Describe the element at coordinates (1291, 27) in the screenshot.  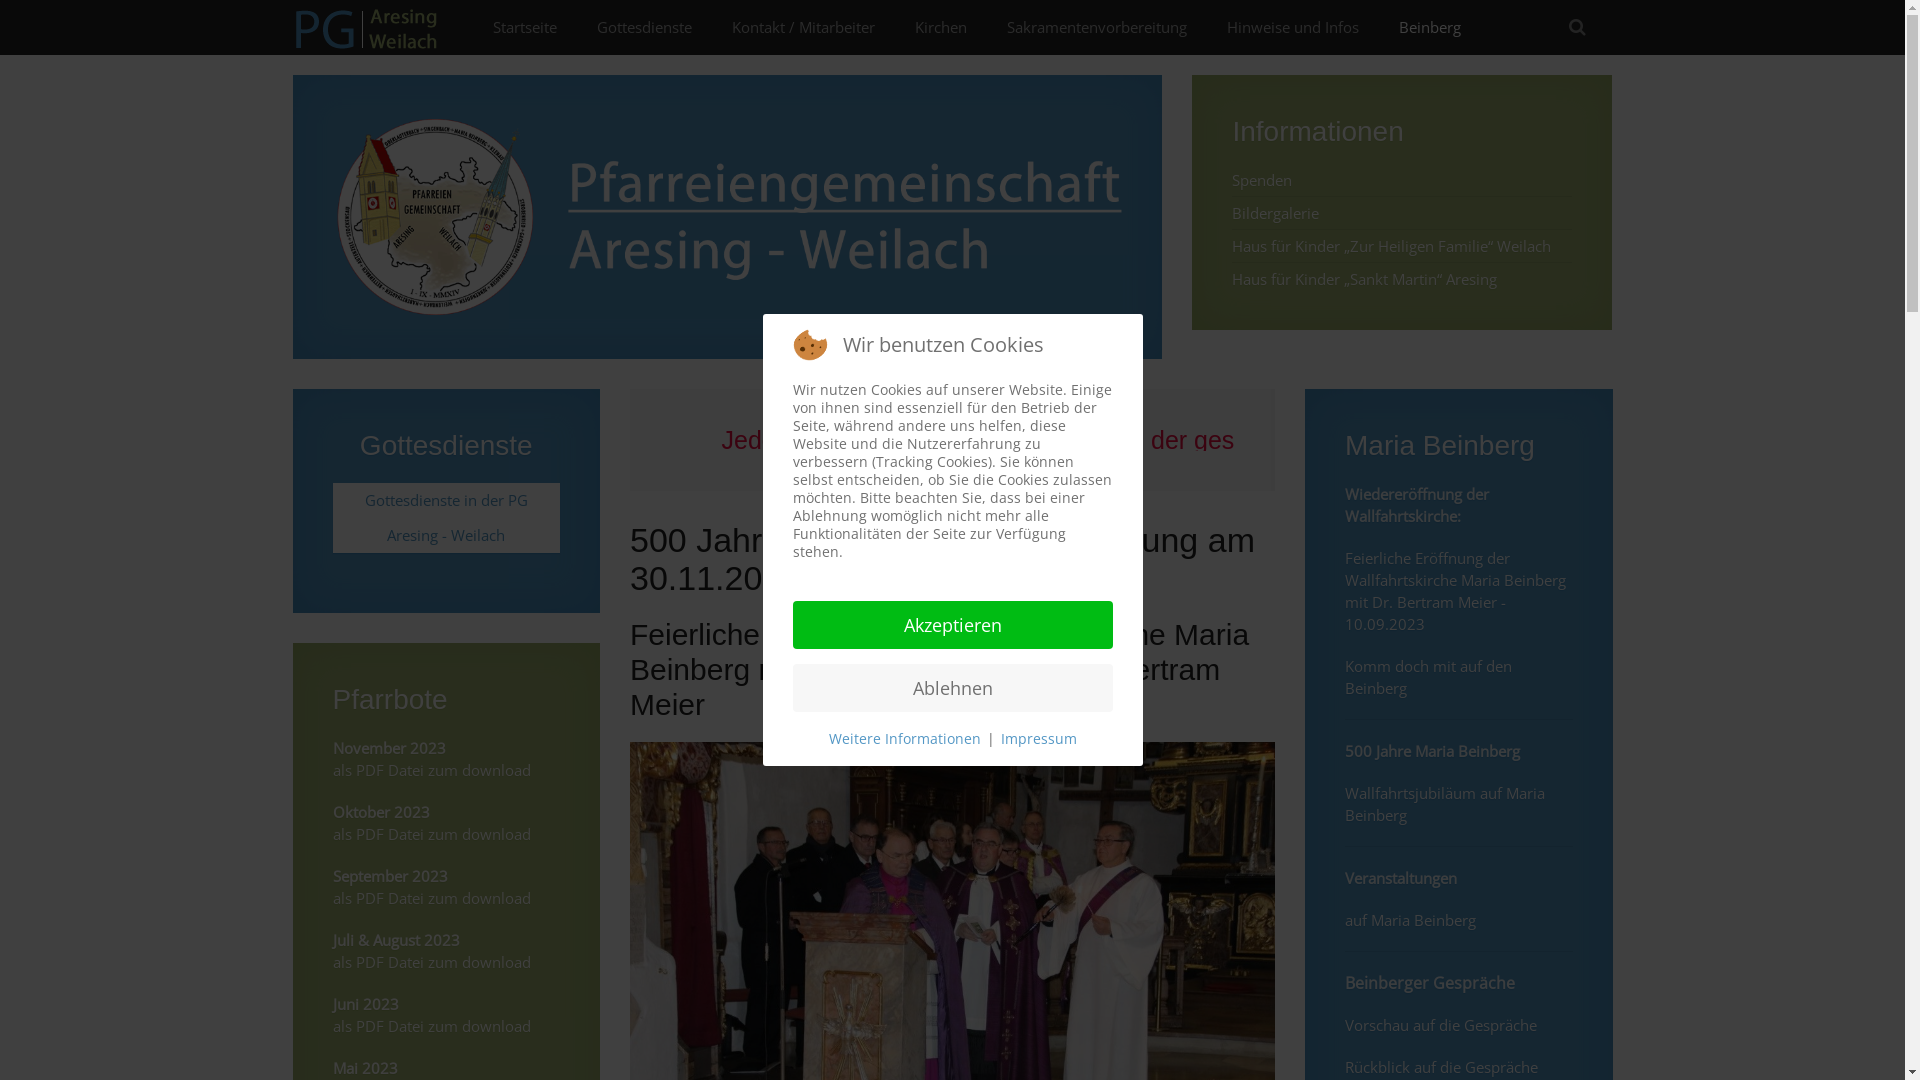
I see `'Hinweise und Infos'` at that location.